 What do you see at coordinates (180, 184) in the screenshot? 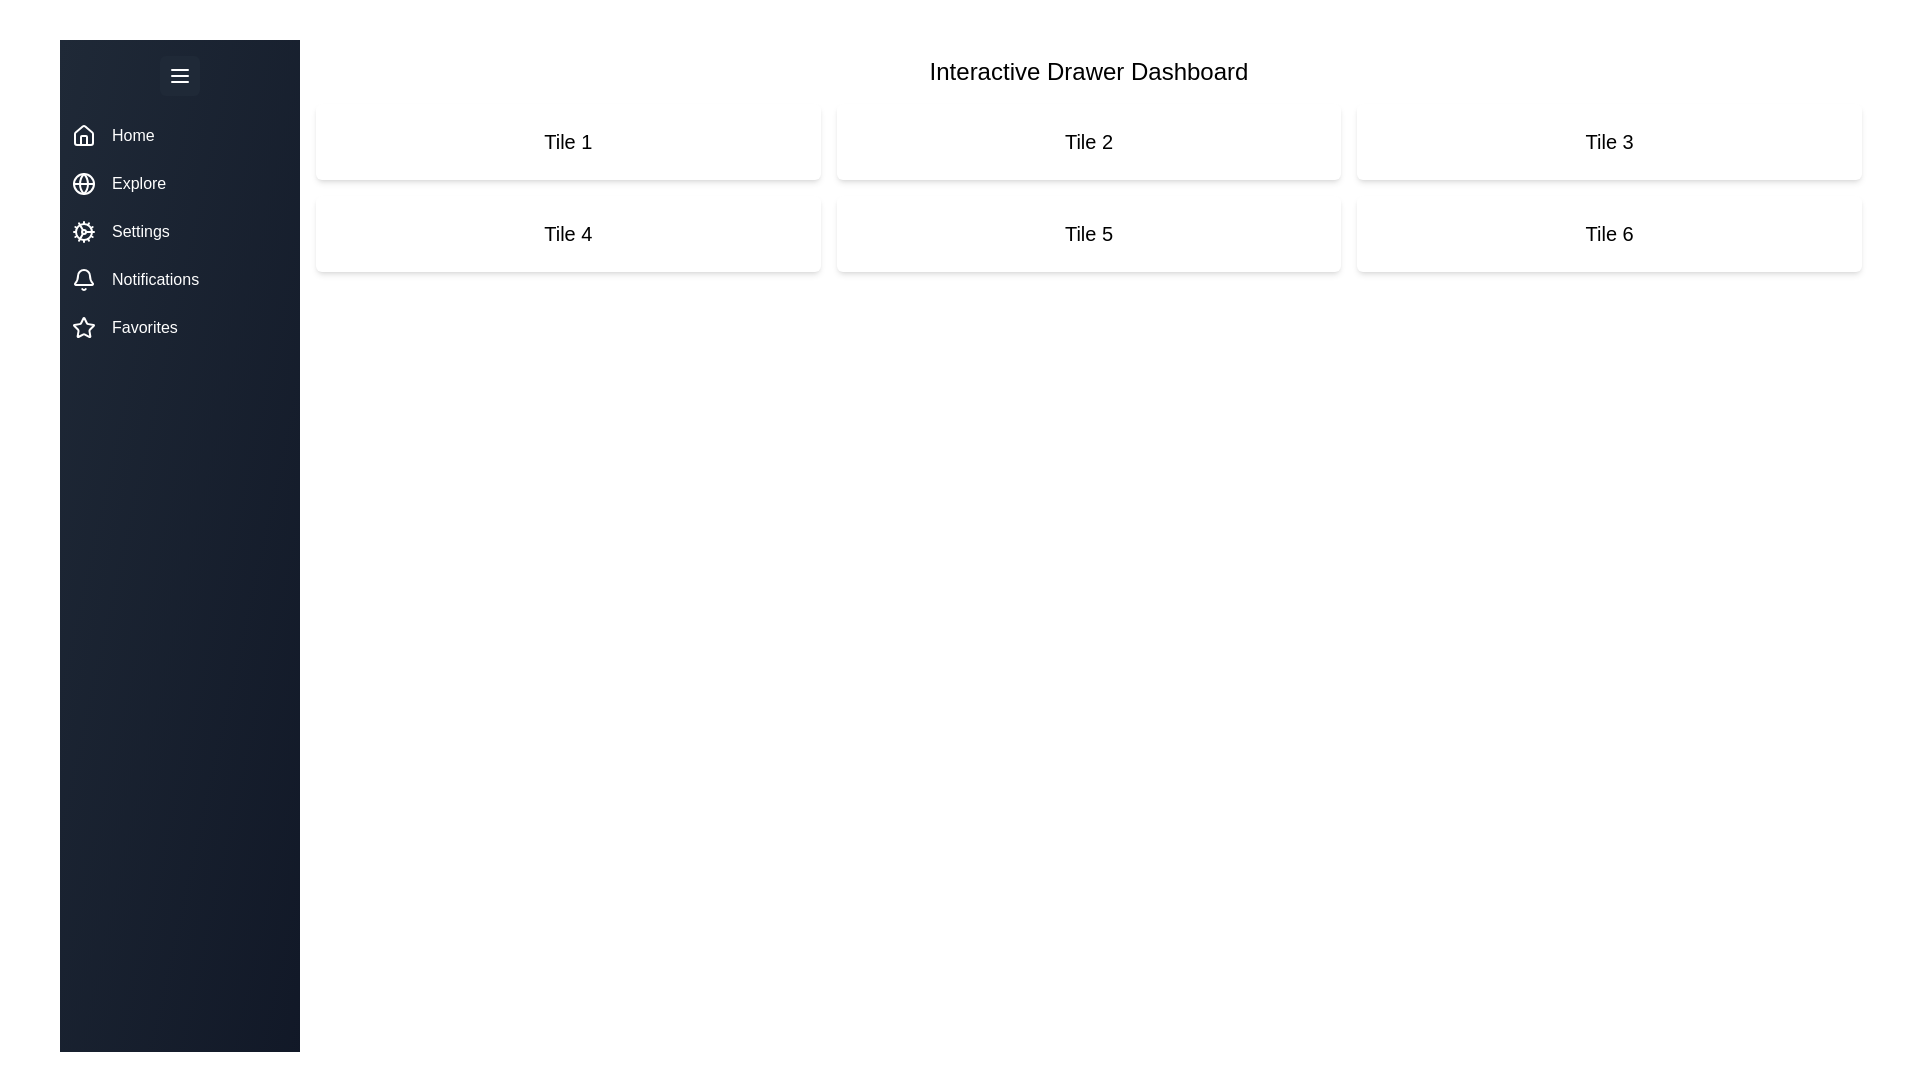
I see `the navigation item Explore to see its hover effect` at bounding box center [180, 184].